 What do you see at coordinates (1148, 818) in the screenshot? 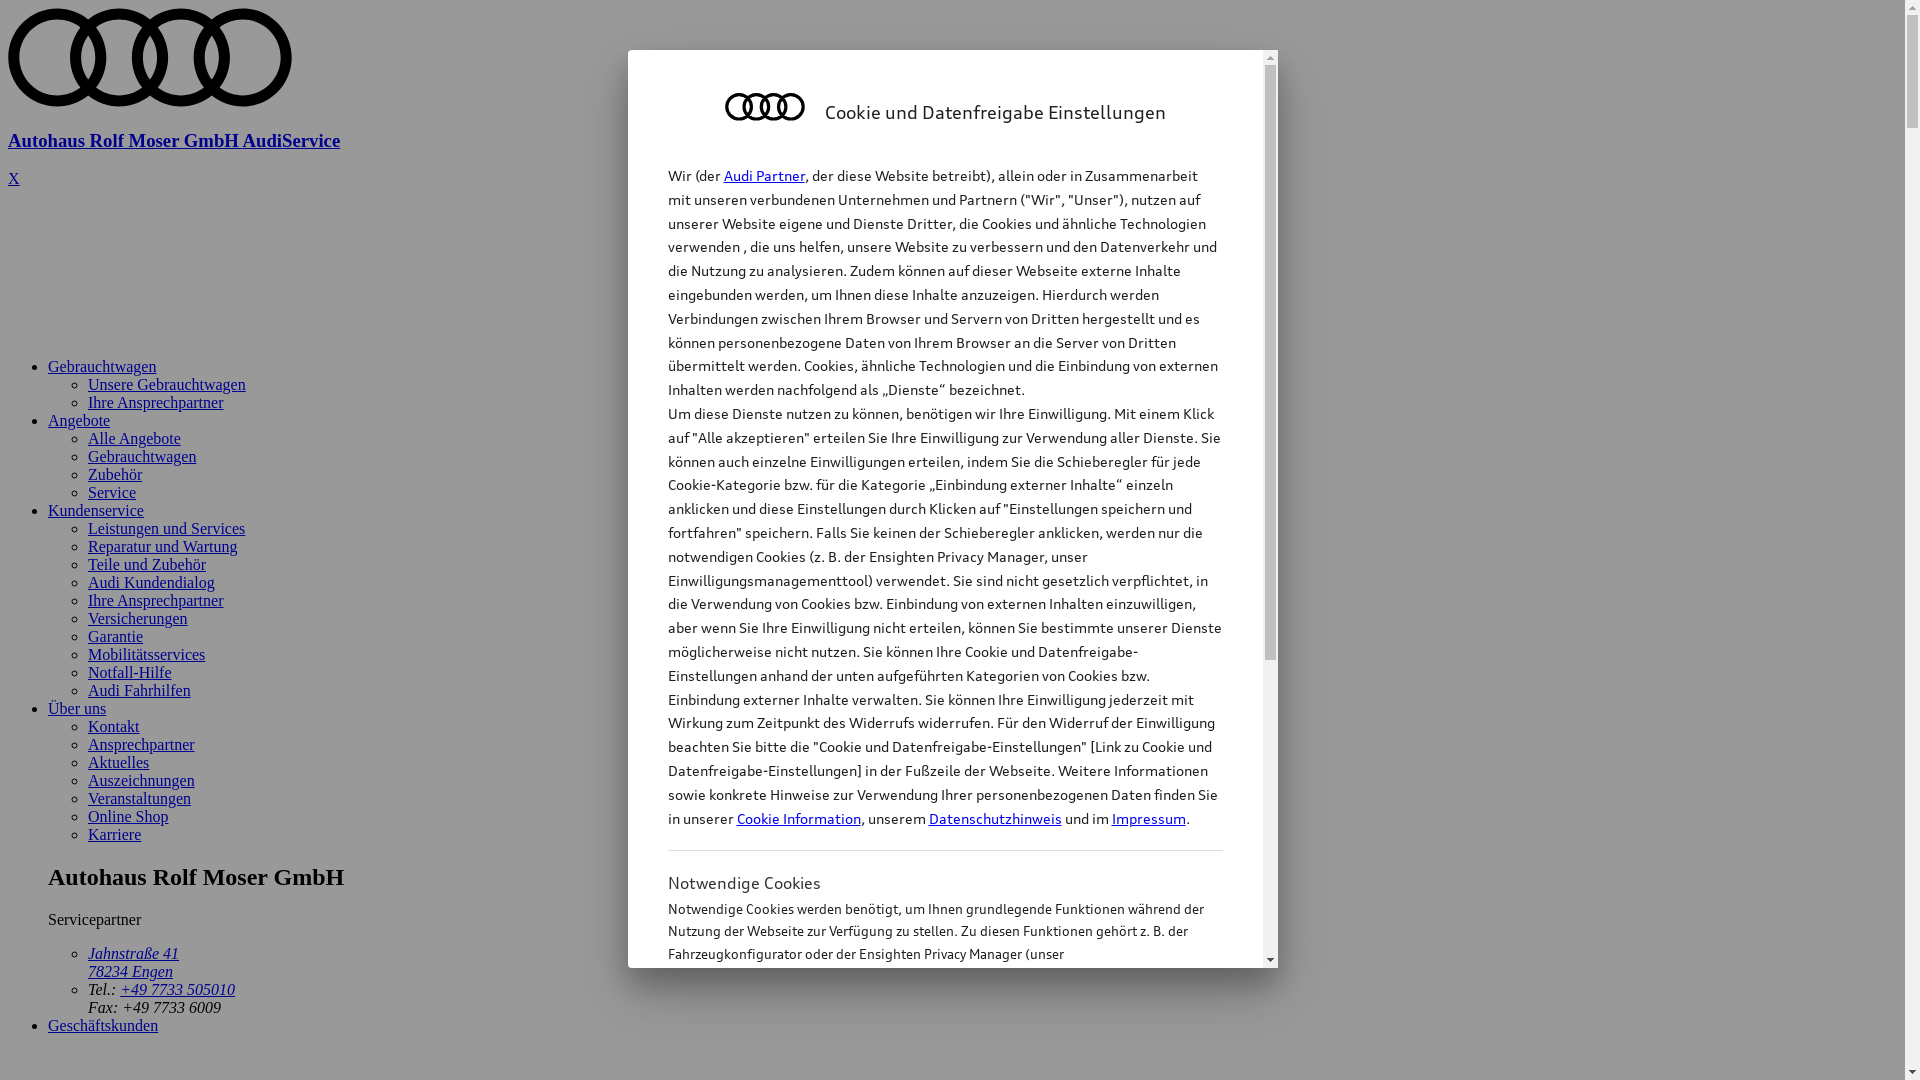
I see `'Impressum'` at bounding box center [1148, 818].